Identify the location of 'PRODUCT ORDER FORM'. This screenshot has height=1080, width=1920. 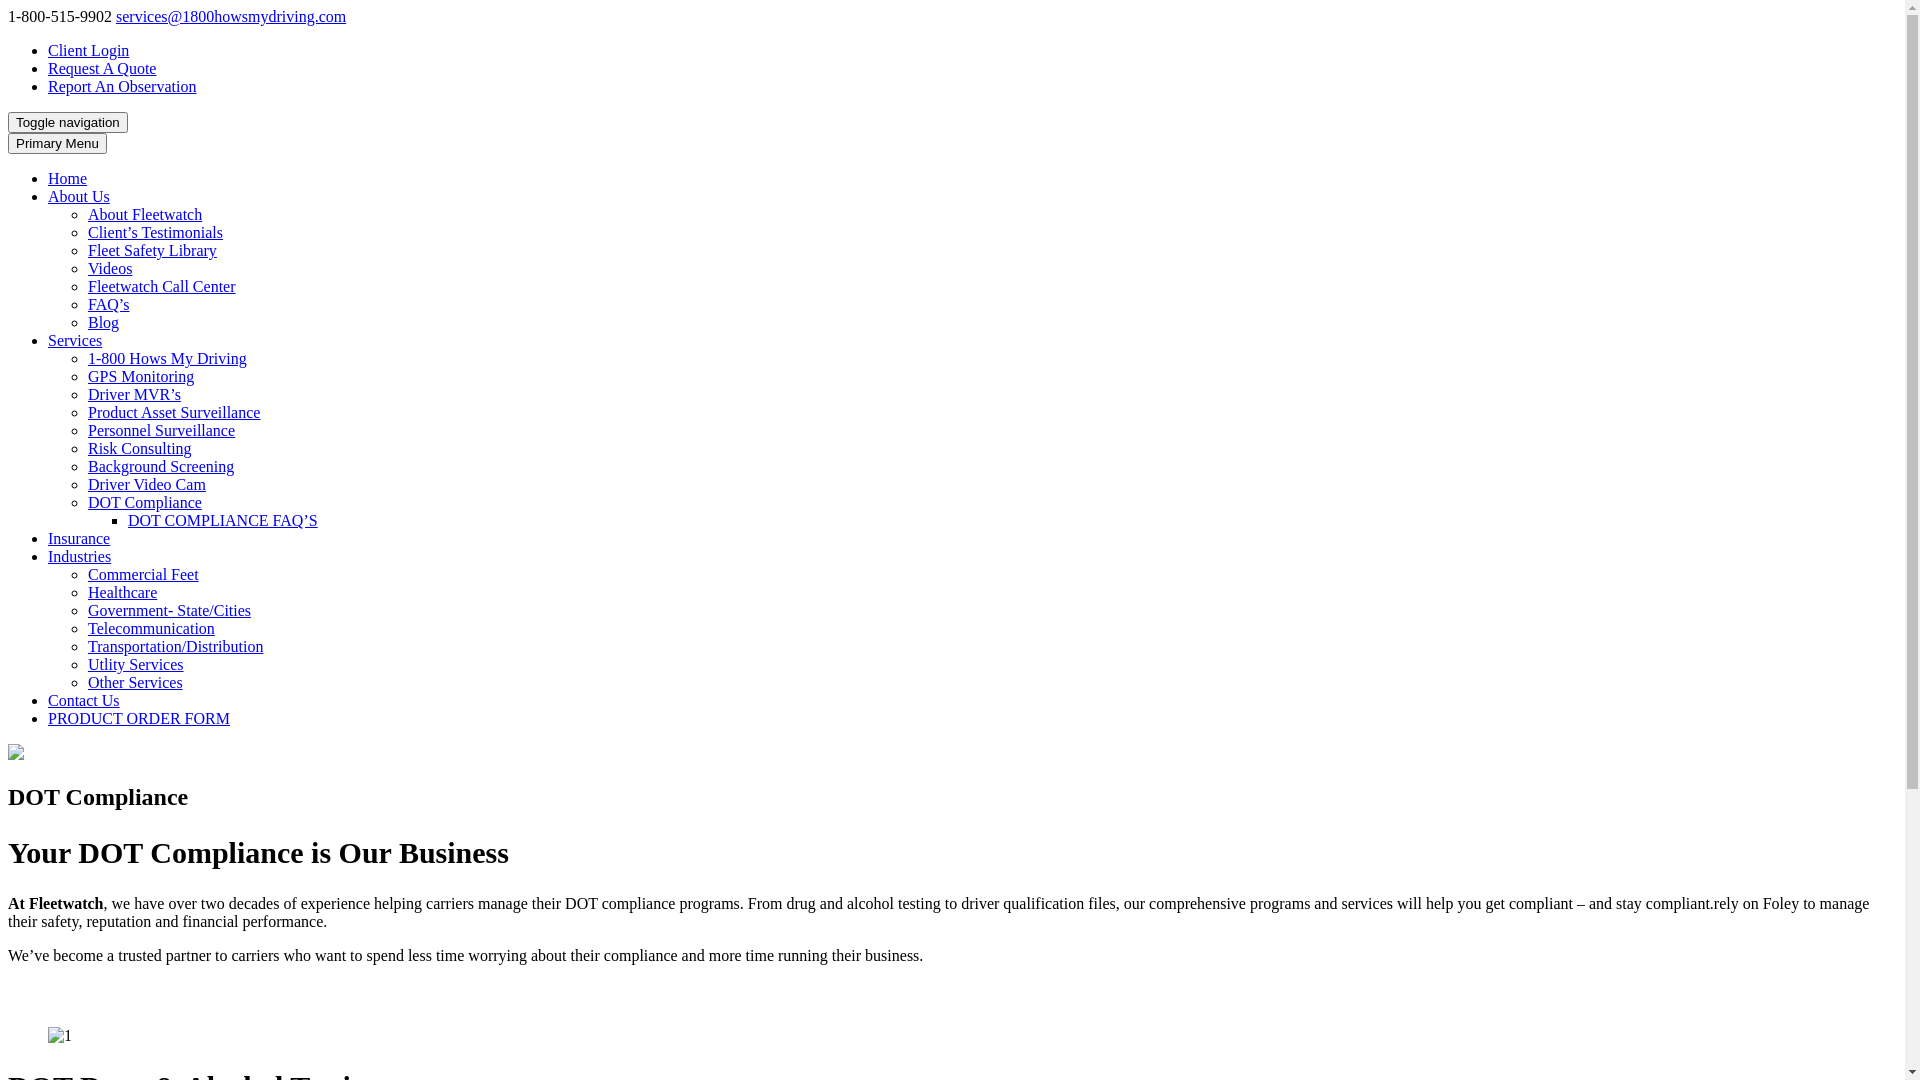
(138, 717).